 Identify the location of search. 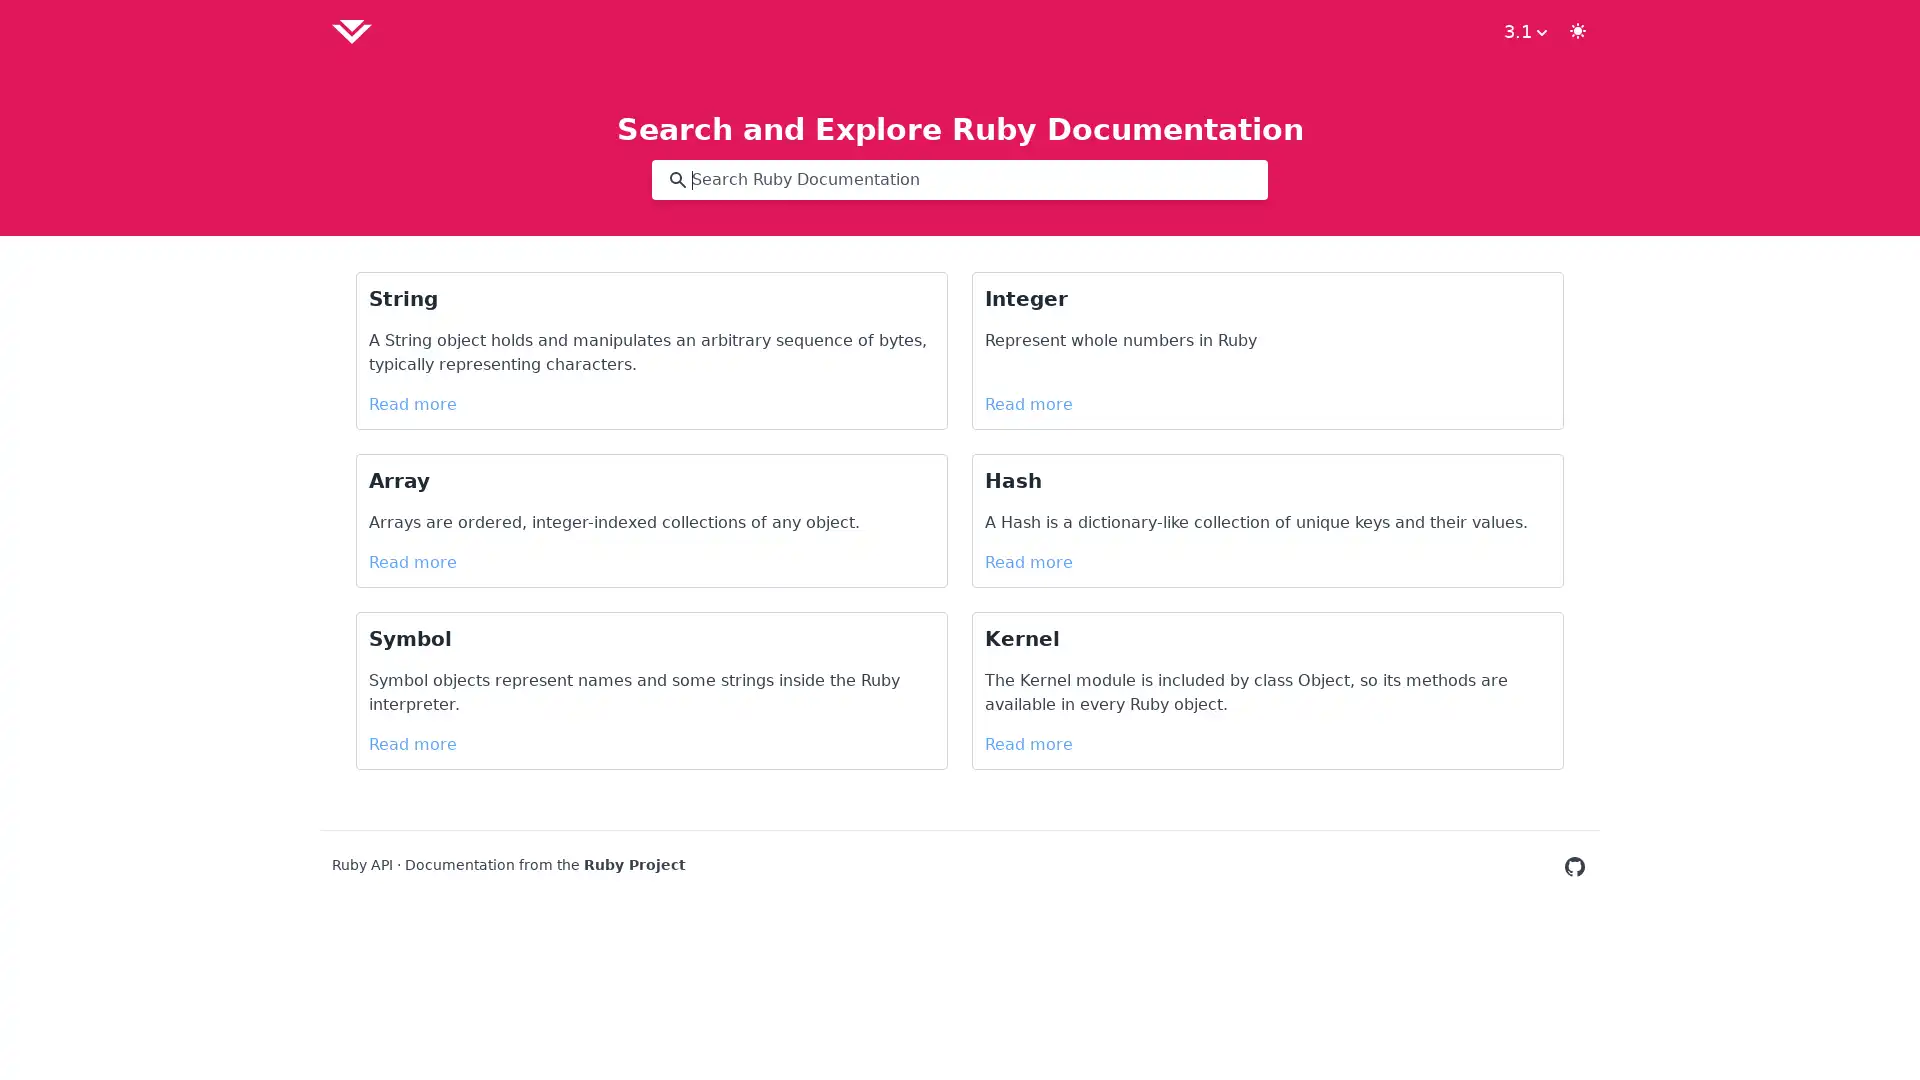
(677, 180).